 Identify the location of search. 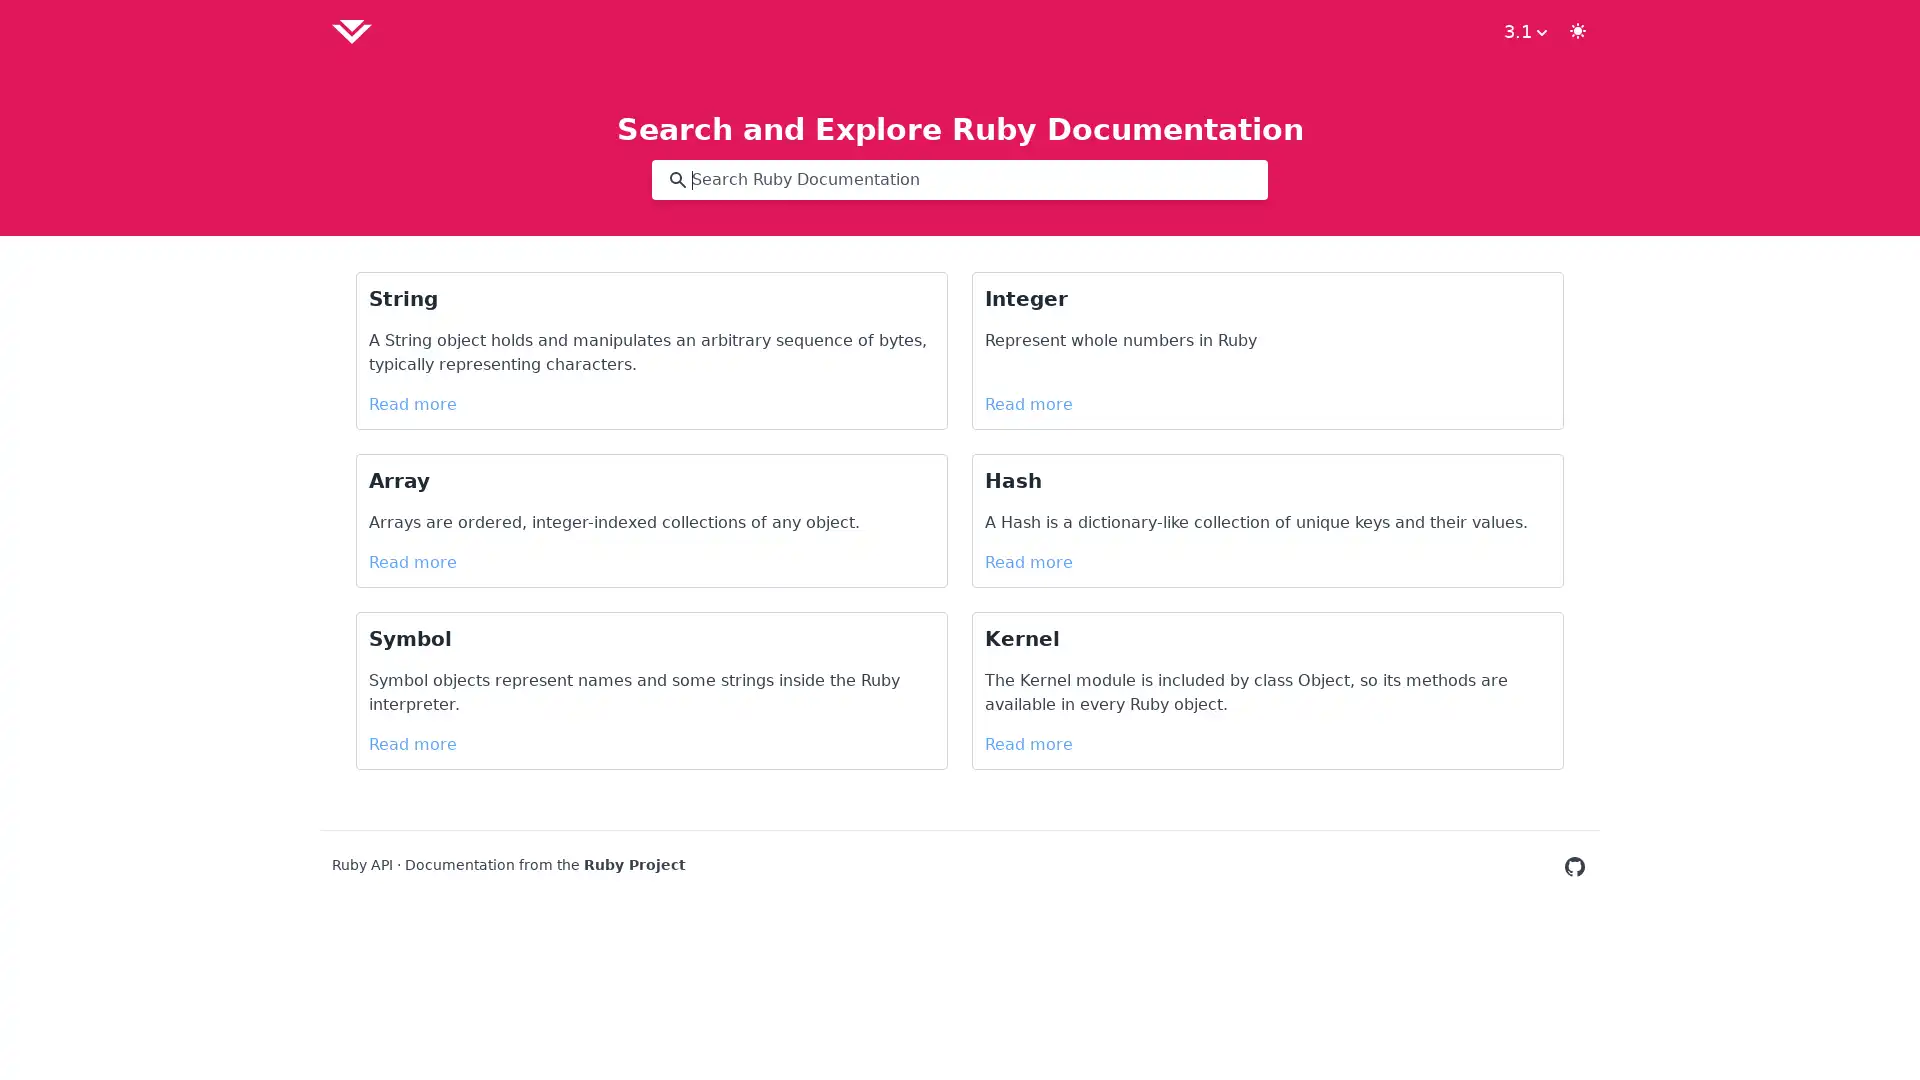
(677, 180).